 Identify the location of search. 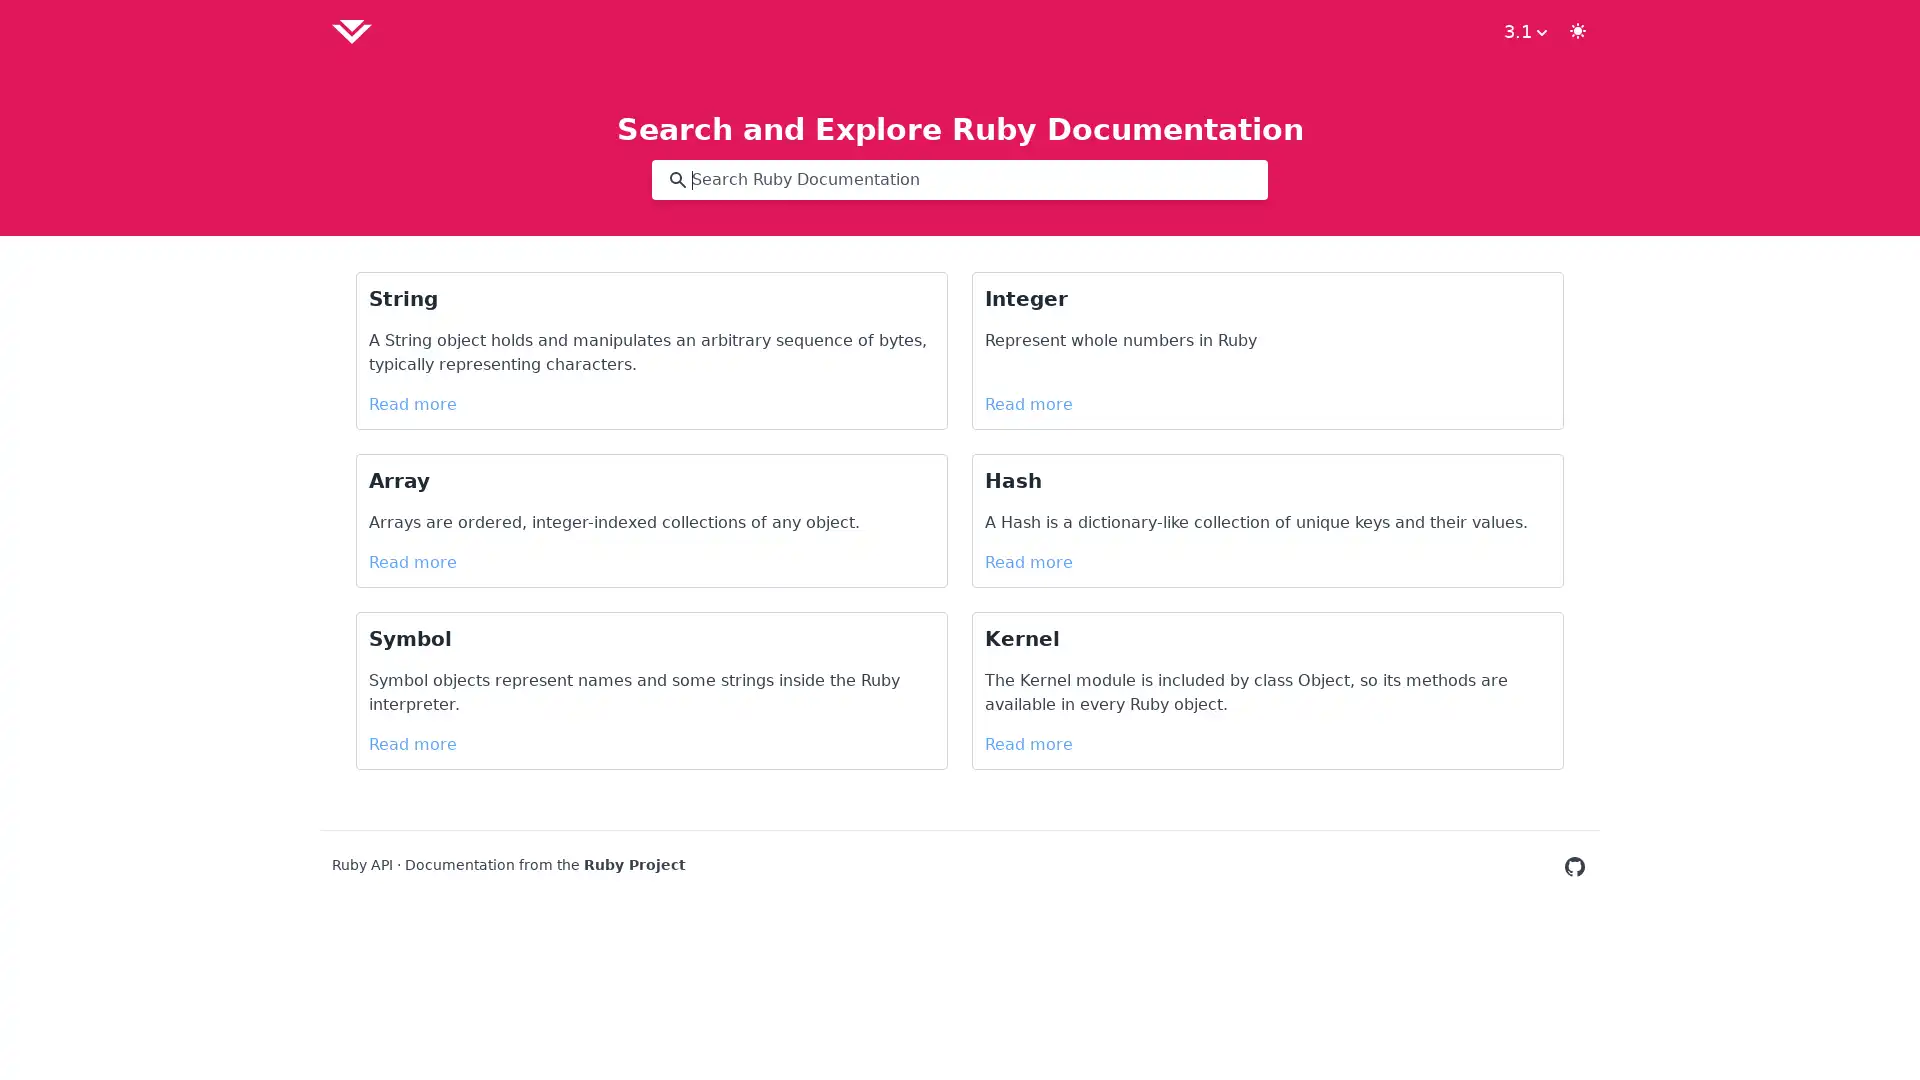
(677, 180).